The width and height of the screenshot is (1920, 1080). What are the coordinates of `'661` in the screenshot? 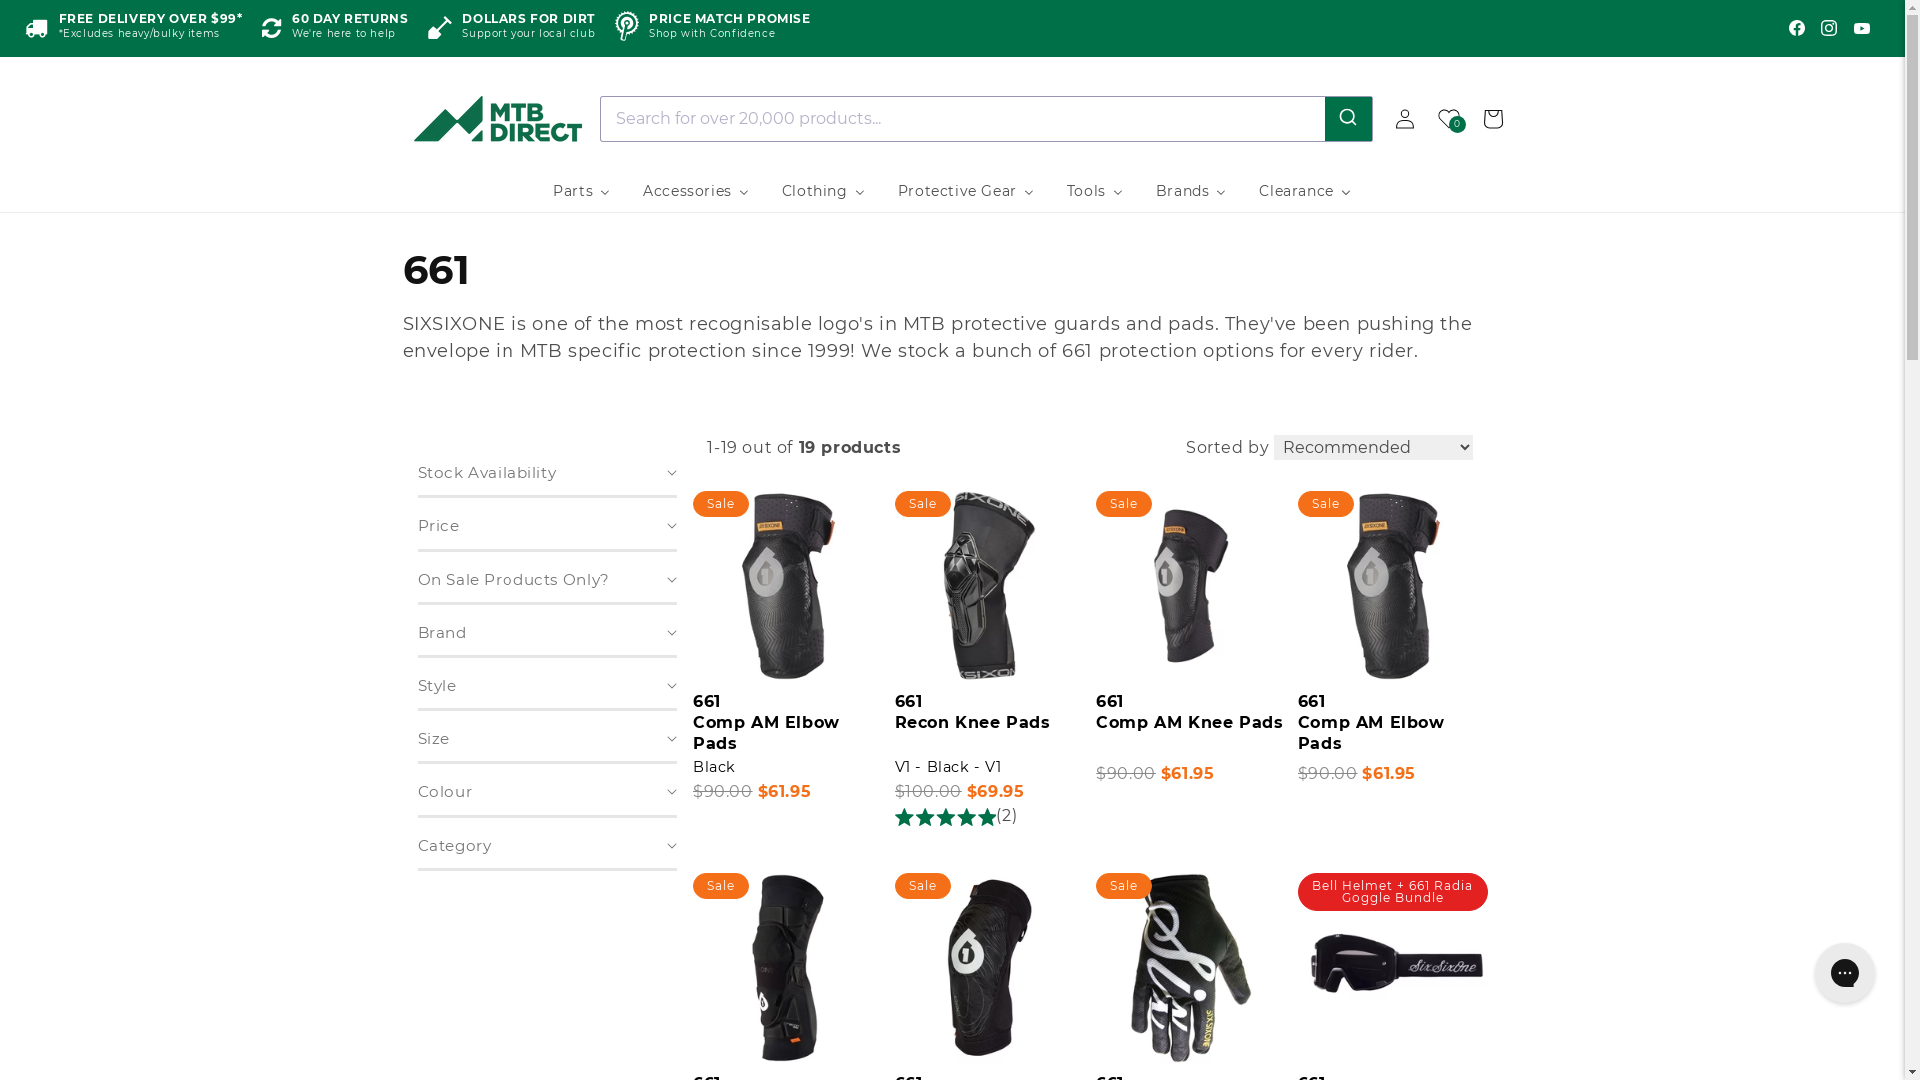 It's located at (1190, 723).